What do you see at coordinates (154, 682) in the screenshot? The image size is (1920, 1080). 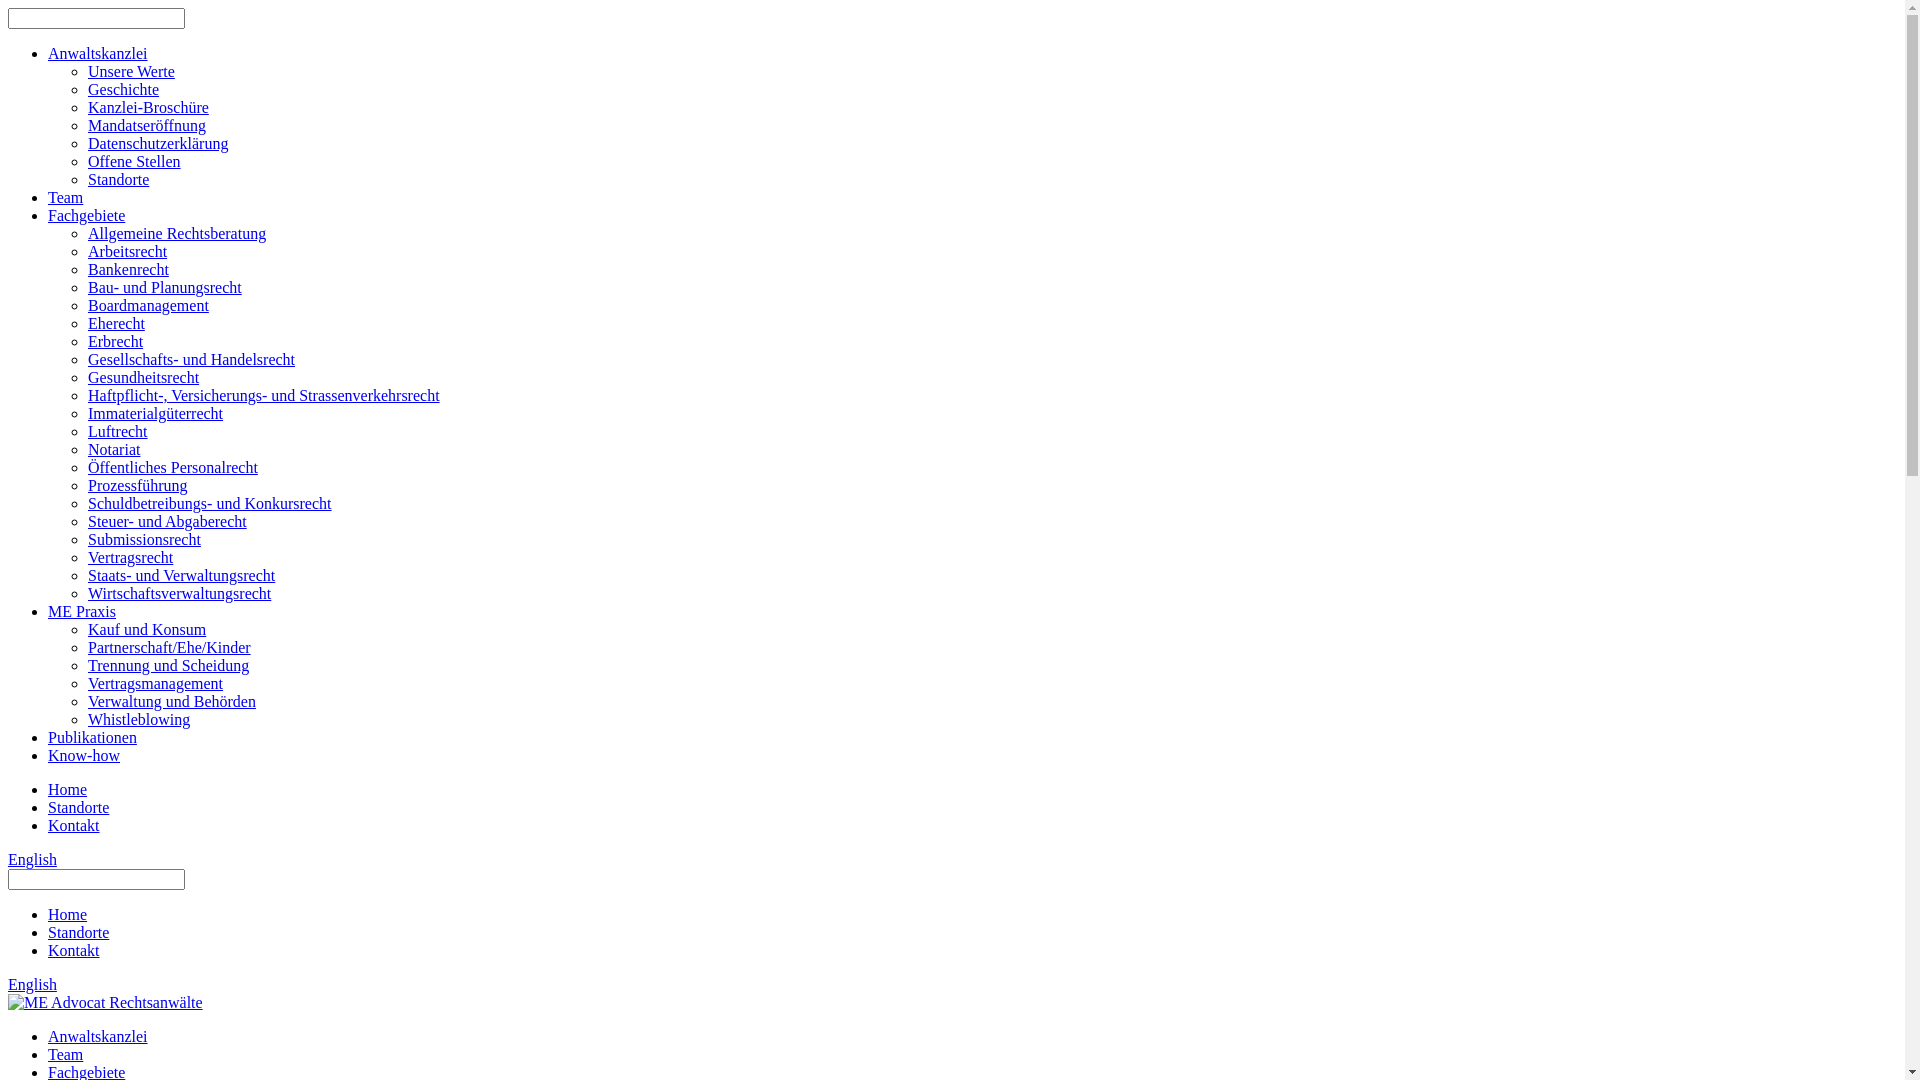 I see `'Vertragsmanagement'` at bounding box center [154, 682].